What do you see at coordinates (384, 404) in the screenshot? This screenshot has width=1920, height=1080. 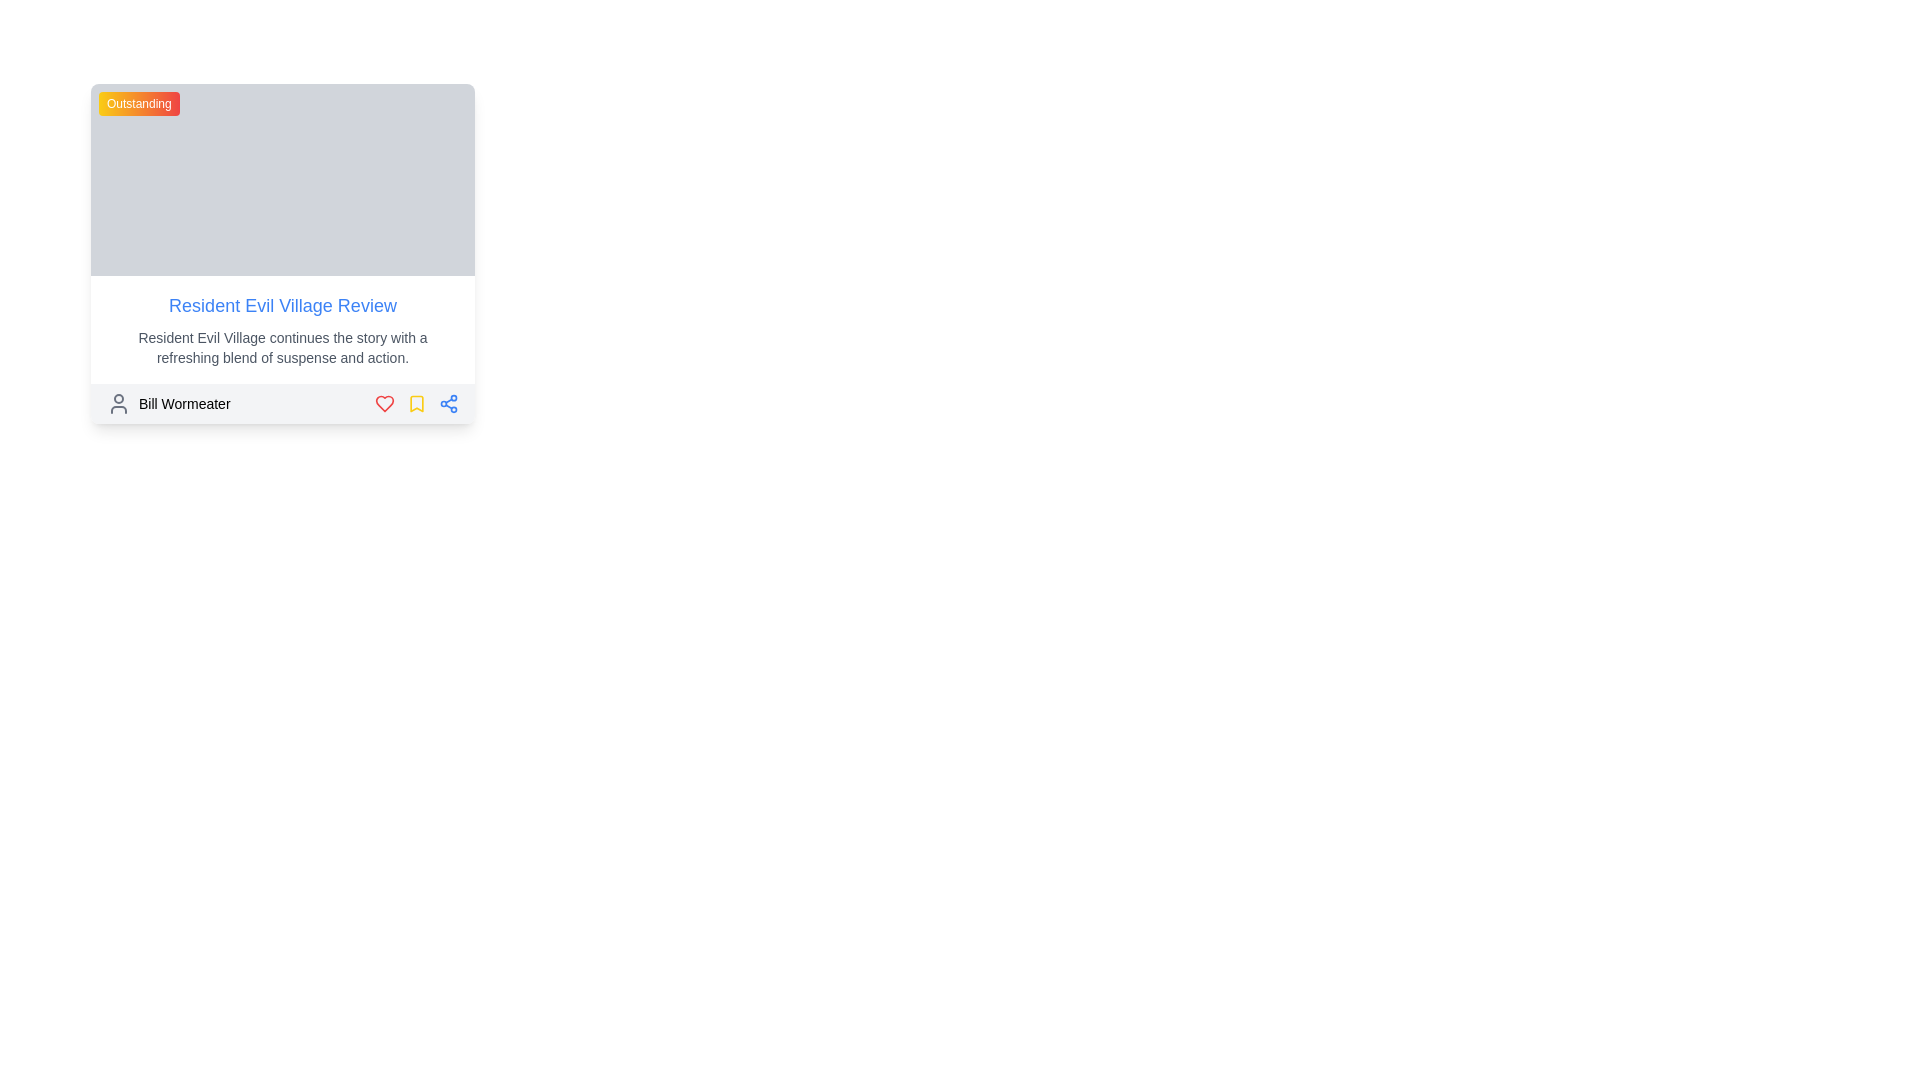 I see `the heart icon located below the 'Resident Evil Village Review' content to like it` at bounding box center [384, 404].